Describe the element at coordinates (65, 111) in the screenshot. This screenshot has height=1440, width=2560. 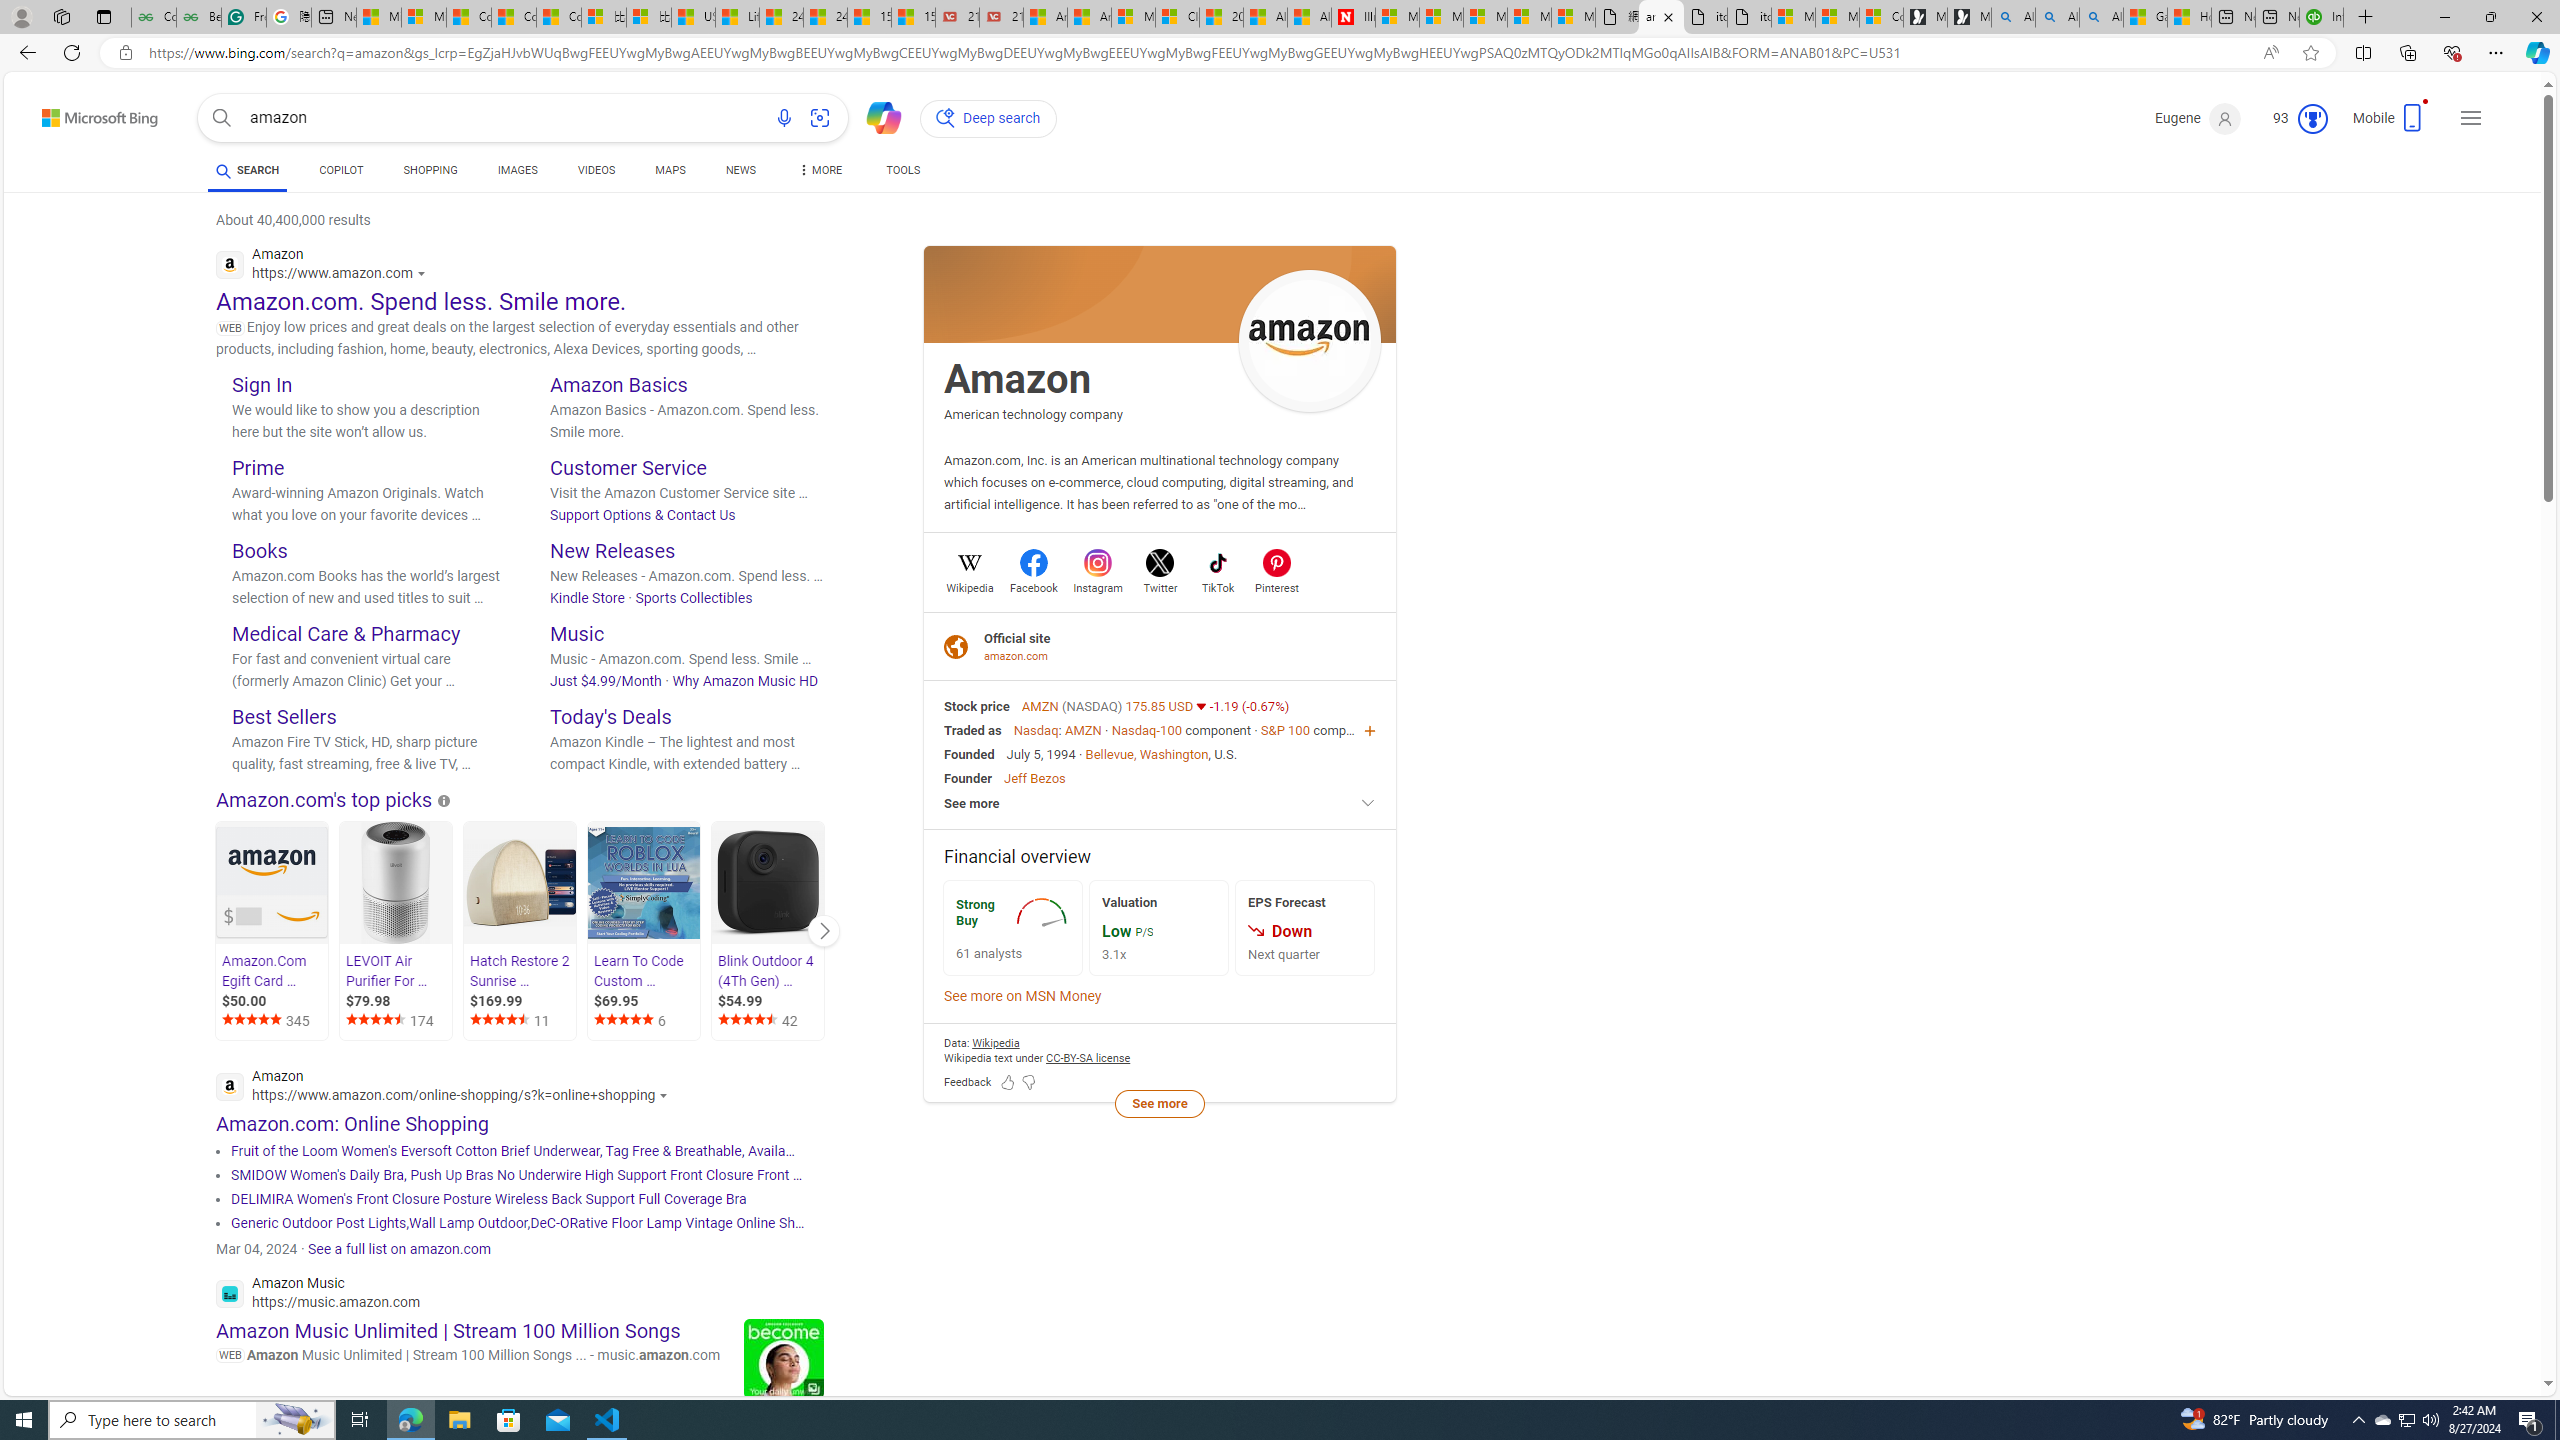
I see `'Skip to content'` at that location.